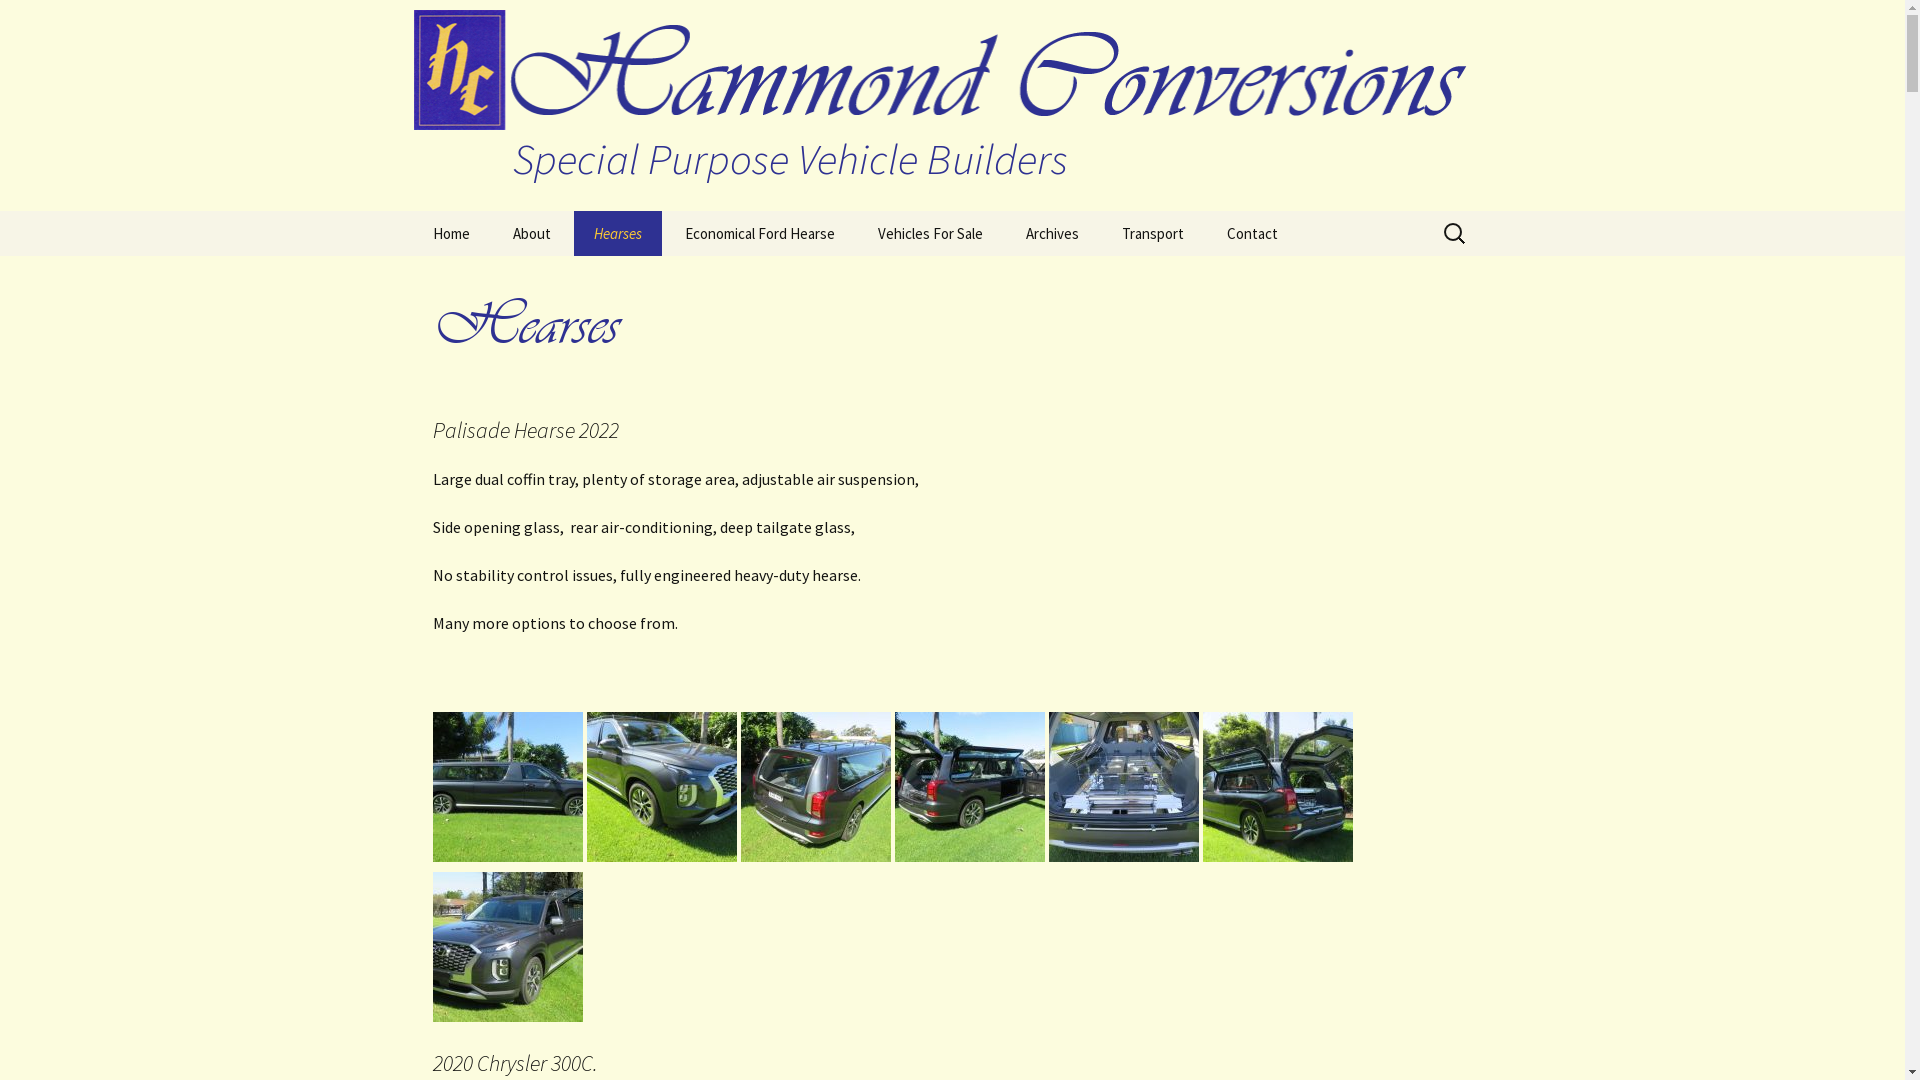 This screenshot has height=1080, width=1920. I want to click on 'Hearses', so click(617, 232).